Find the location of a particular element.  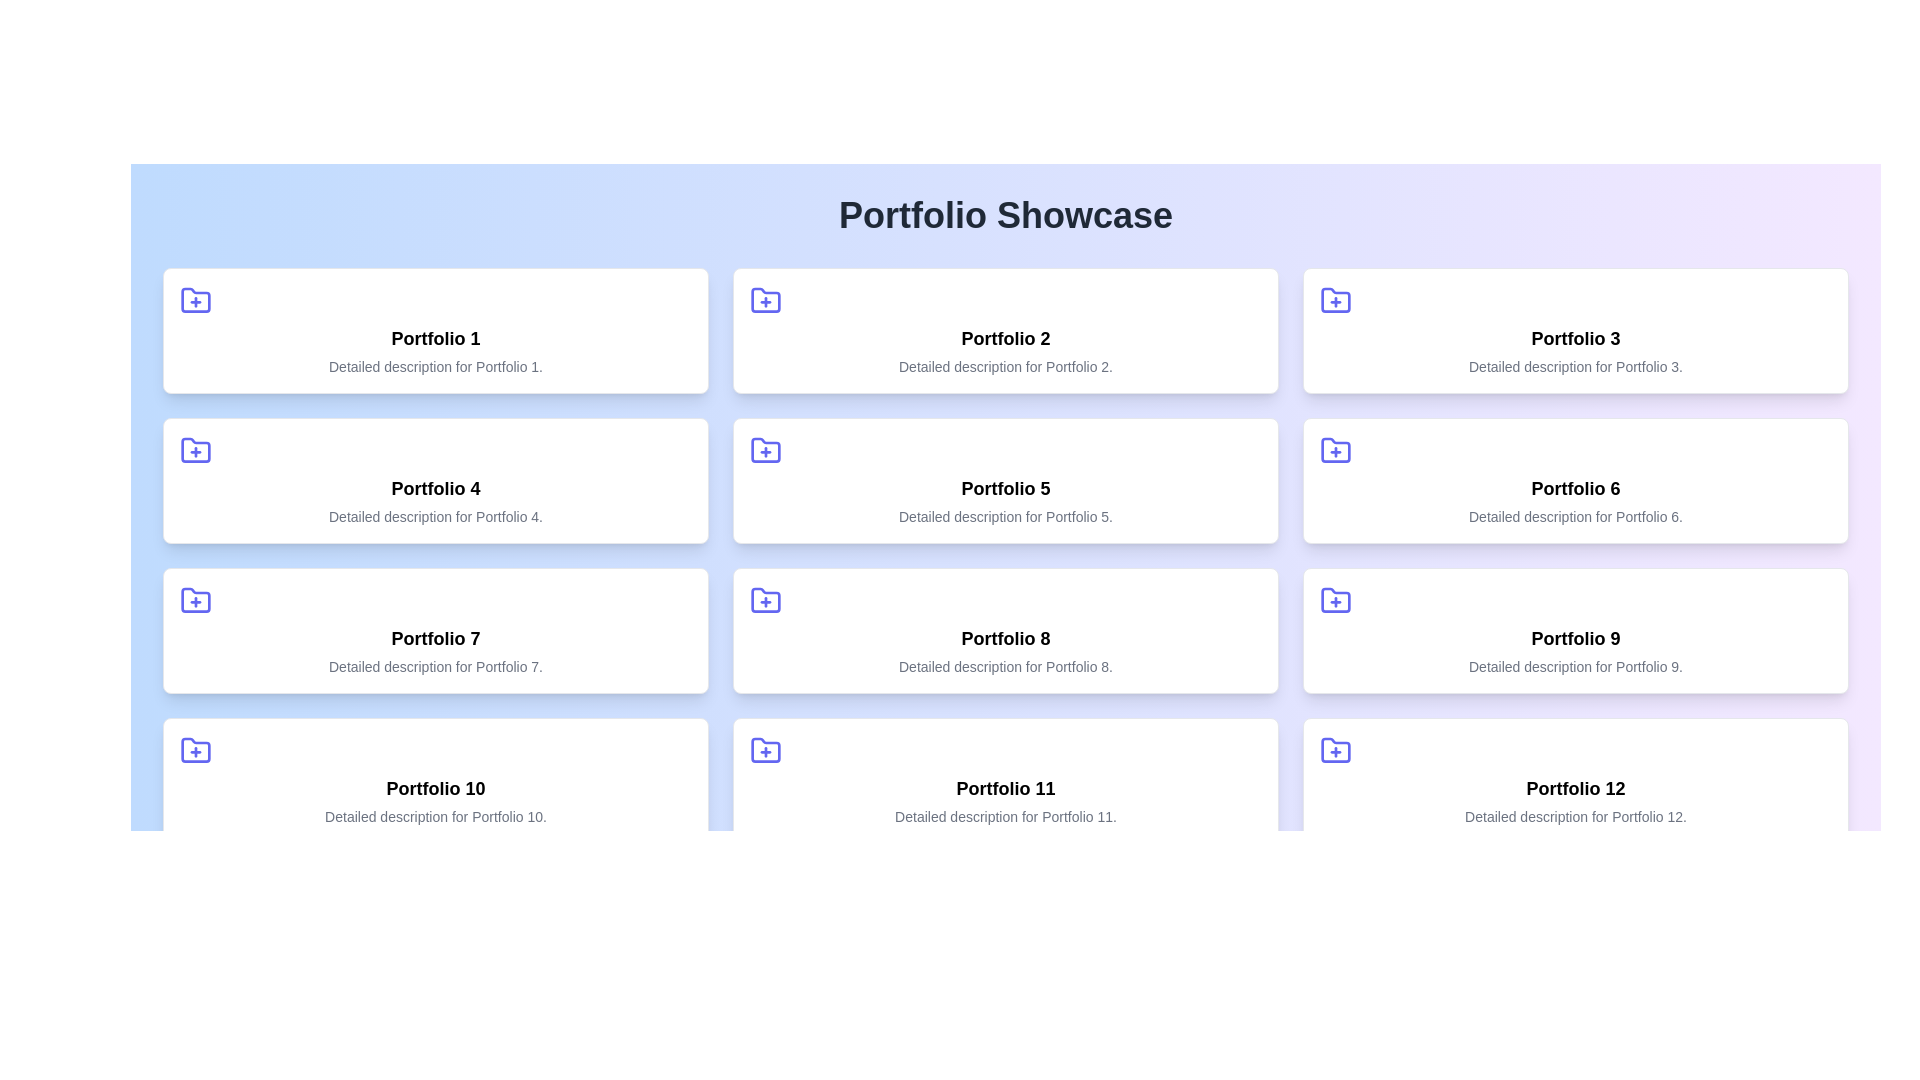

the title text of the portfolio card located in the bottom-left corner of the grid layout, positioned between an icon above and a descriptive text below is located at coordinates (435, 788).